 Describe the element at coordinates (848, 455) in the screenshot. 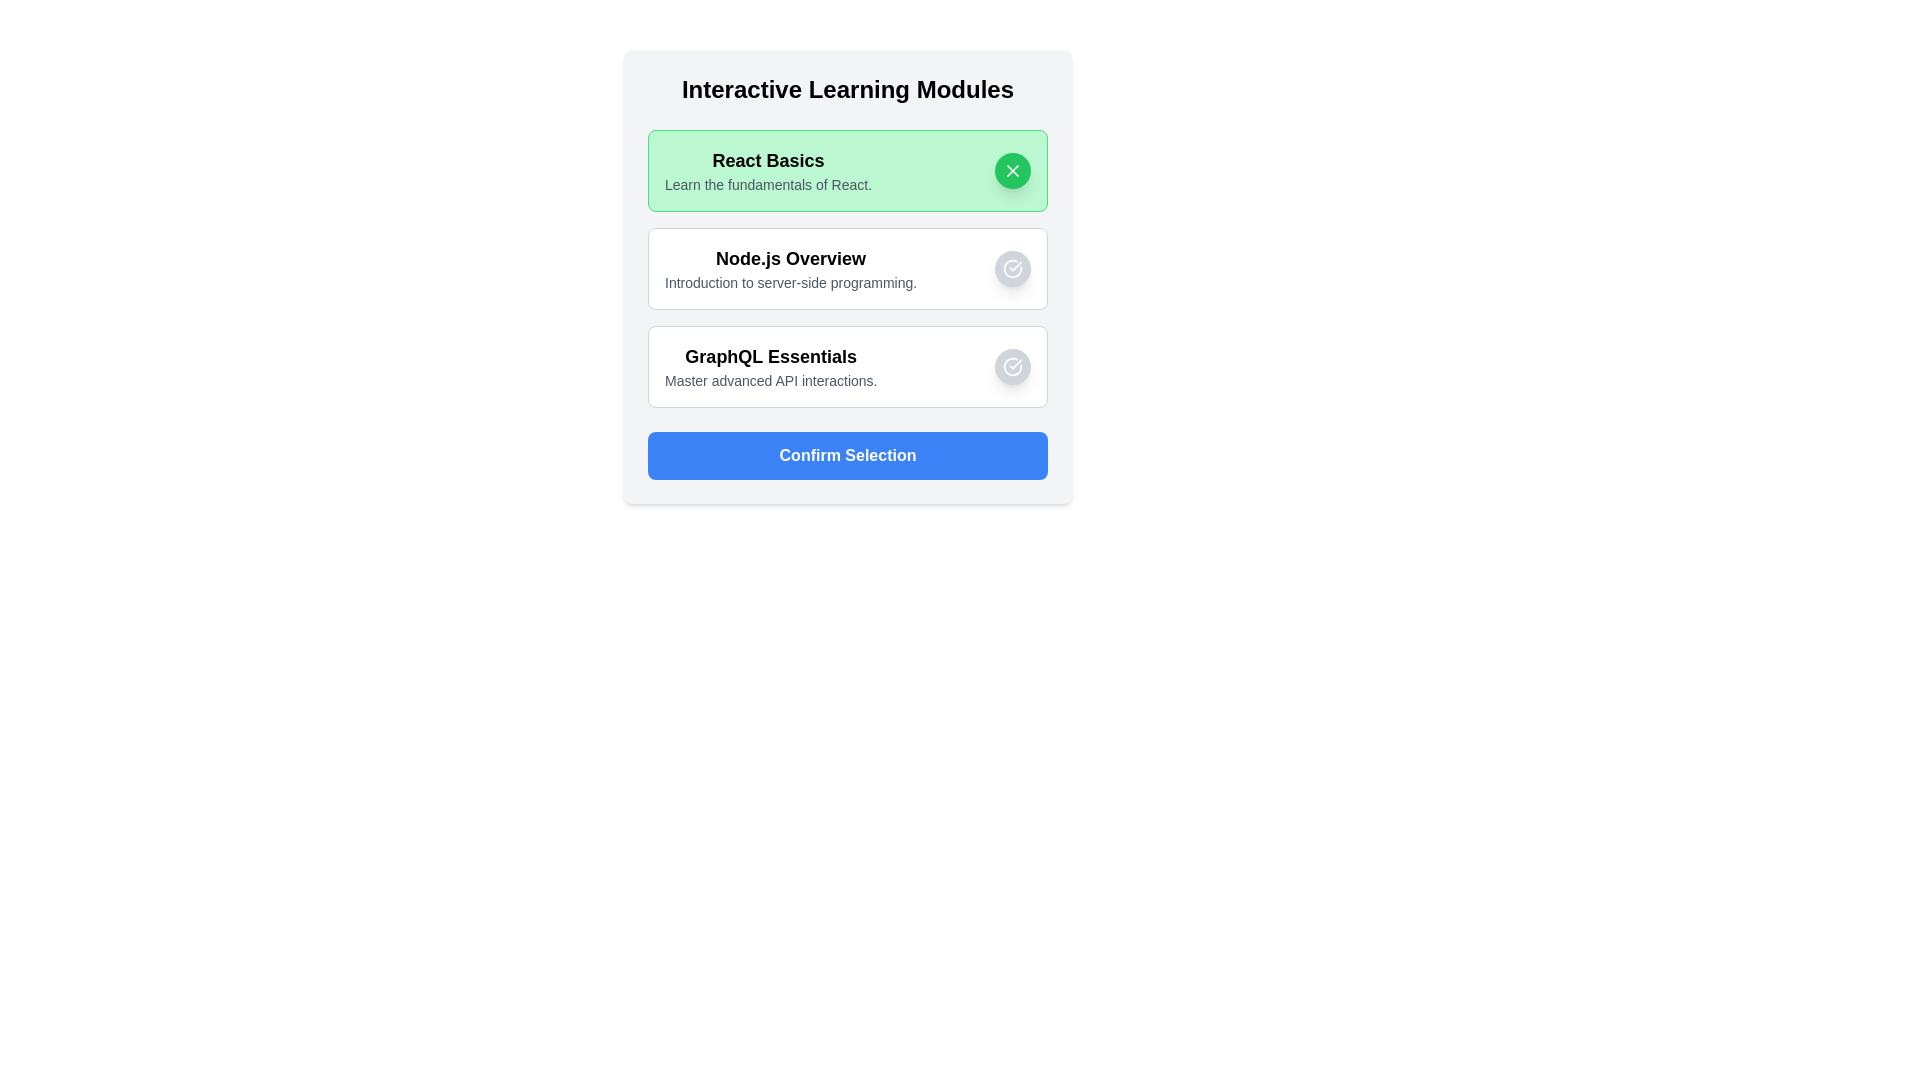

I see `the 'Confirm Selection' button` at that location.